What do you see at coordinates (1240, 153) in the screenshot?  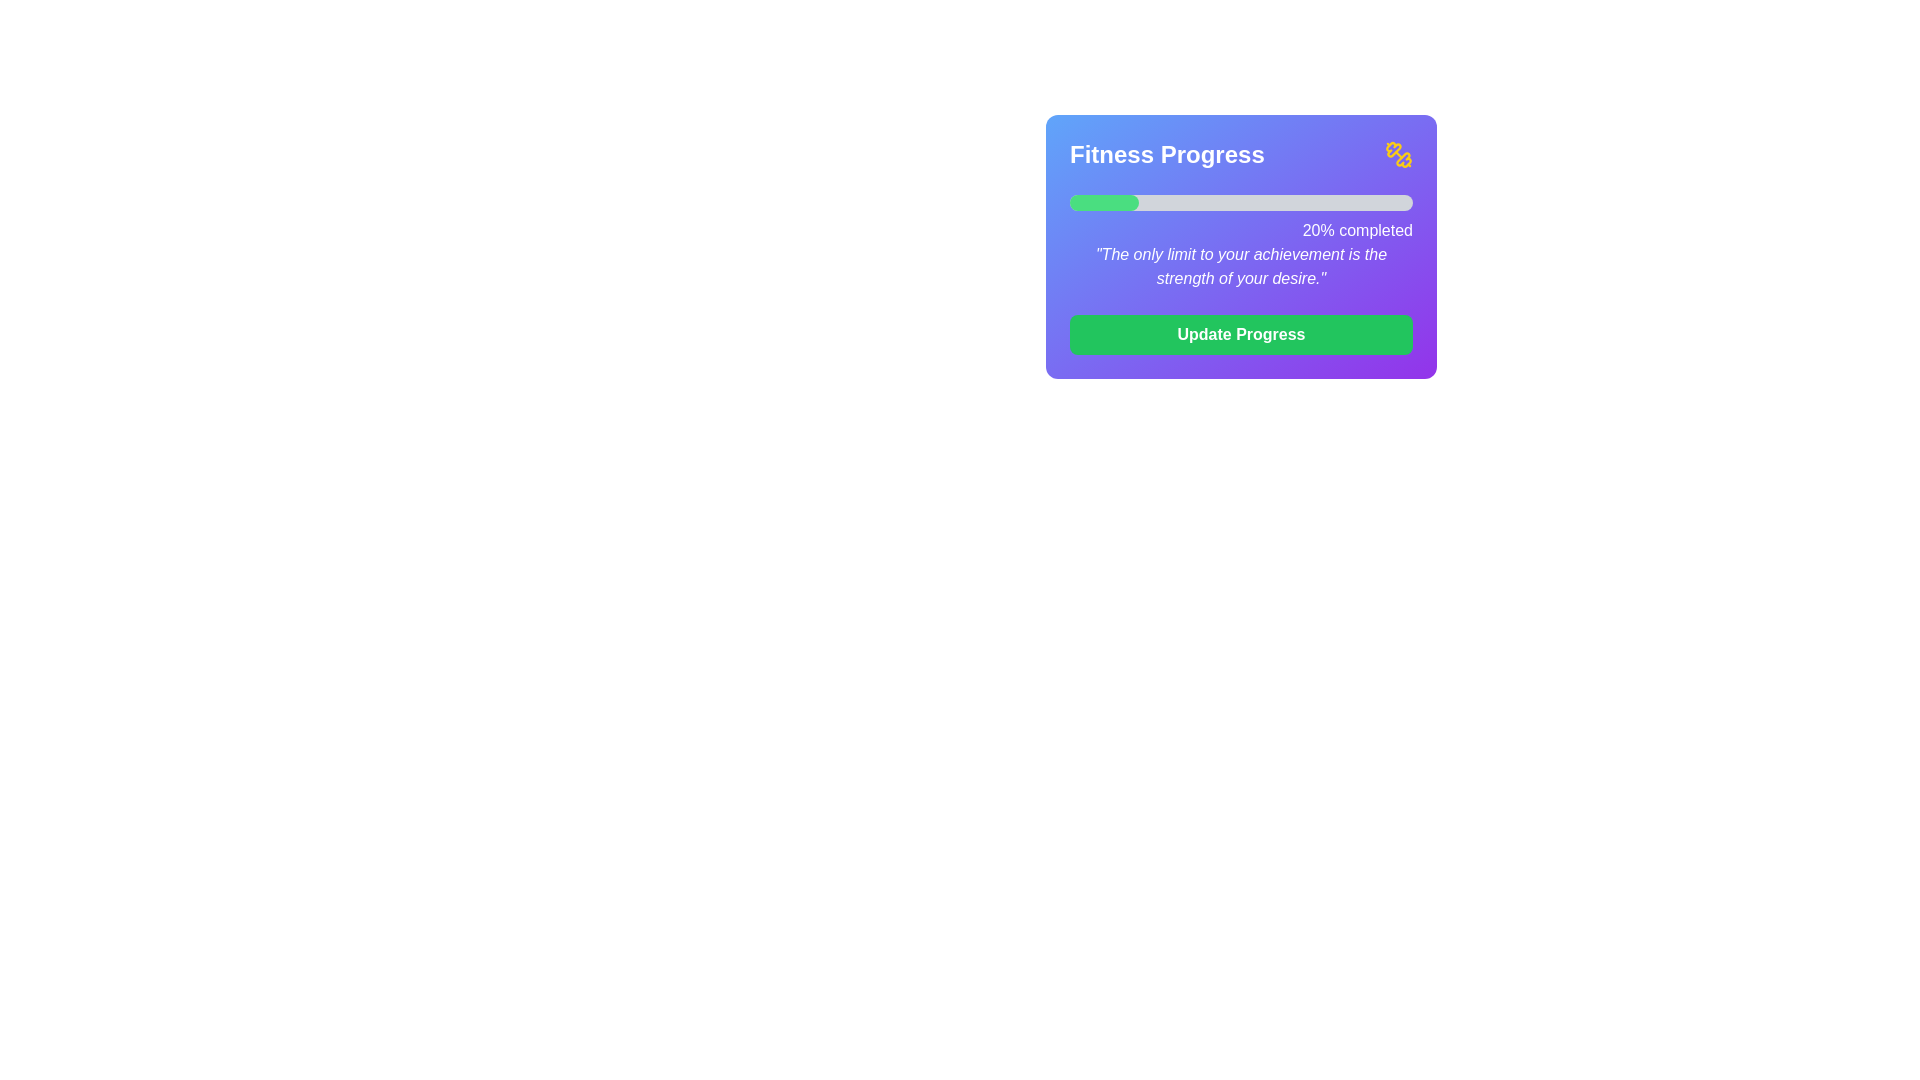 I see `the 'Fitness Progress' title in the Header section at the top of the widget` at bounding box center [1240, 153].